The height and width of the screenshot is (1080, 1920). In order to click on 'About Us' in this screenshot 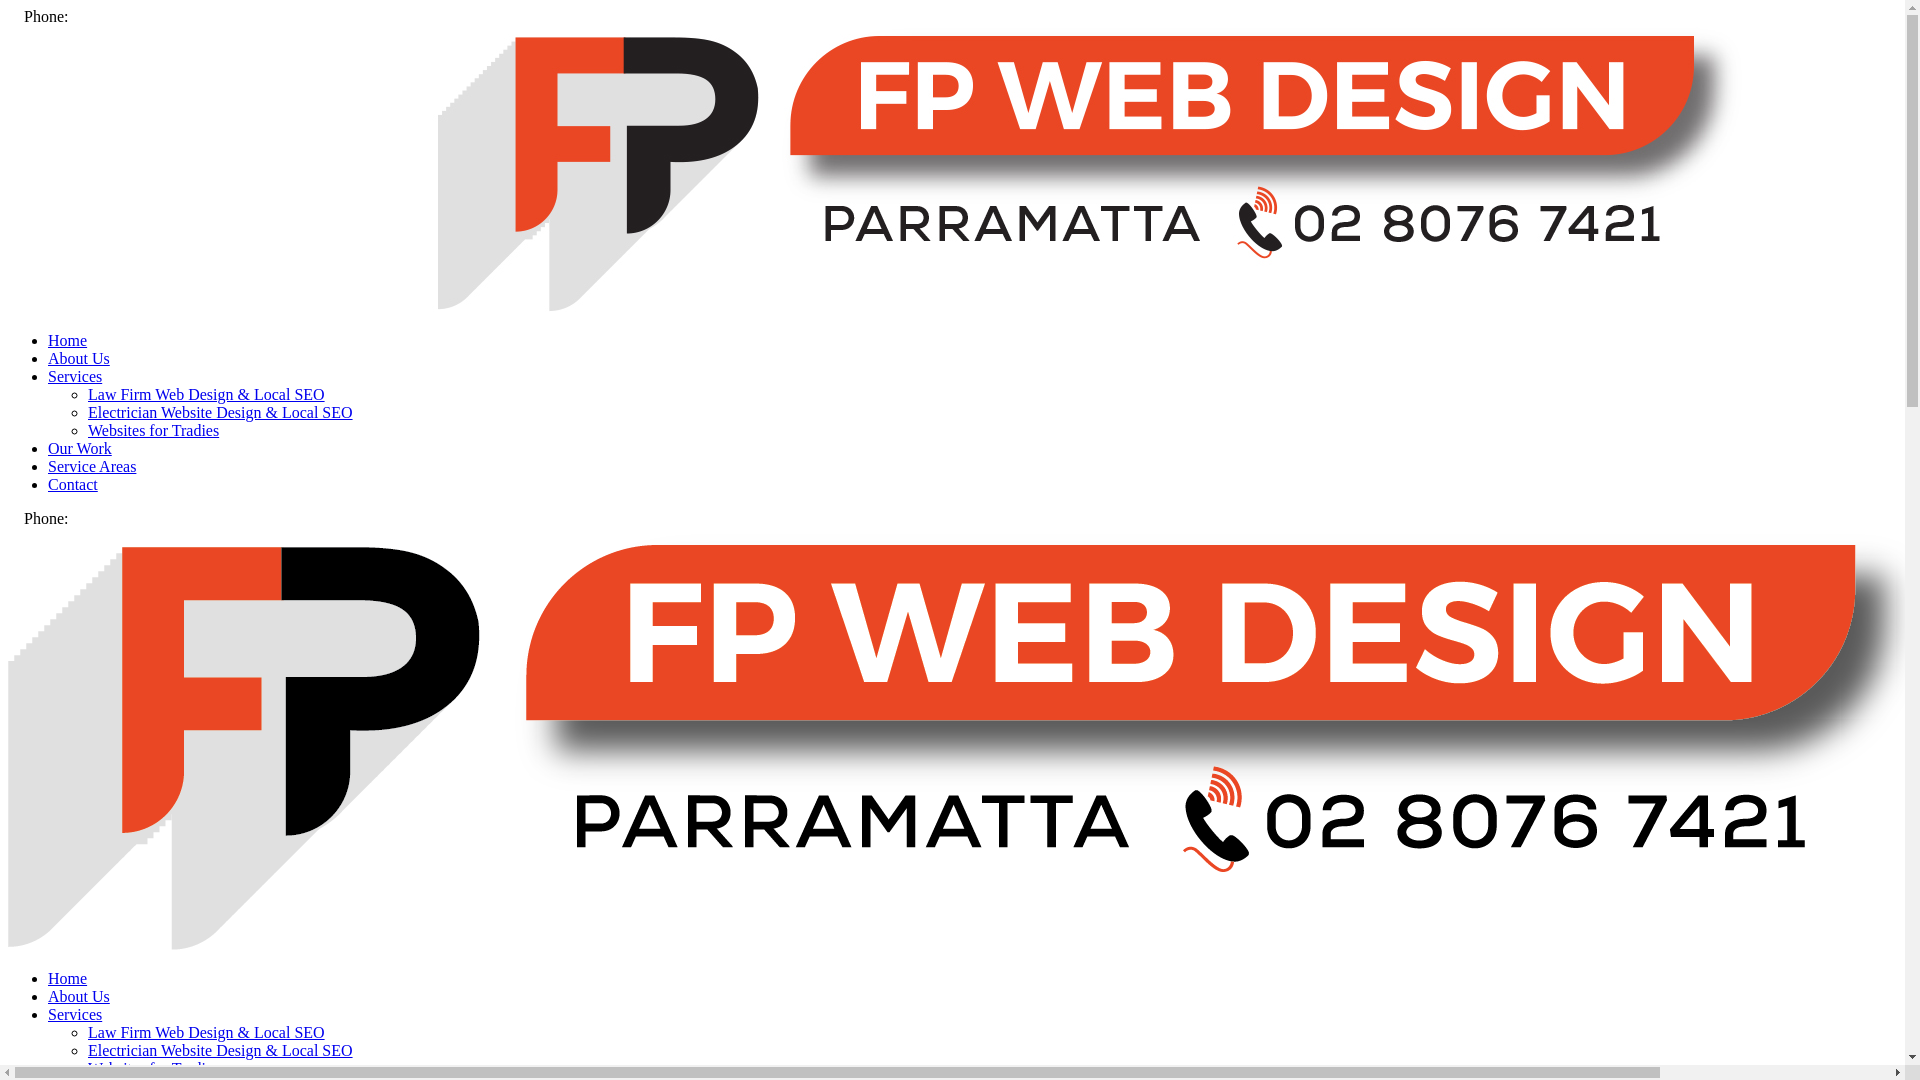, I will do `click(78, 996)`.